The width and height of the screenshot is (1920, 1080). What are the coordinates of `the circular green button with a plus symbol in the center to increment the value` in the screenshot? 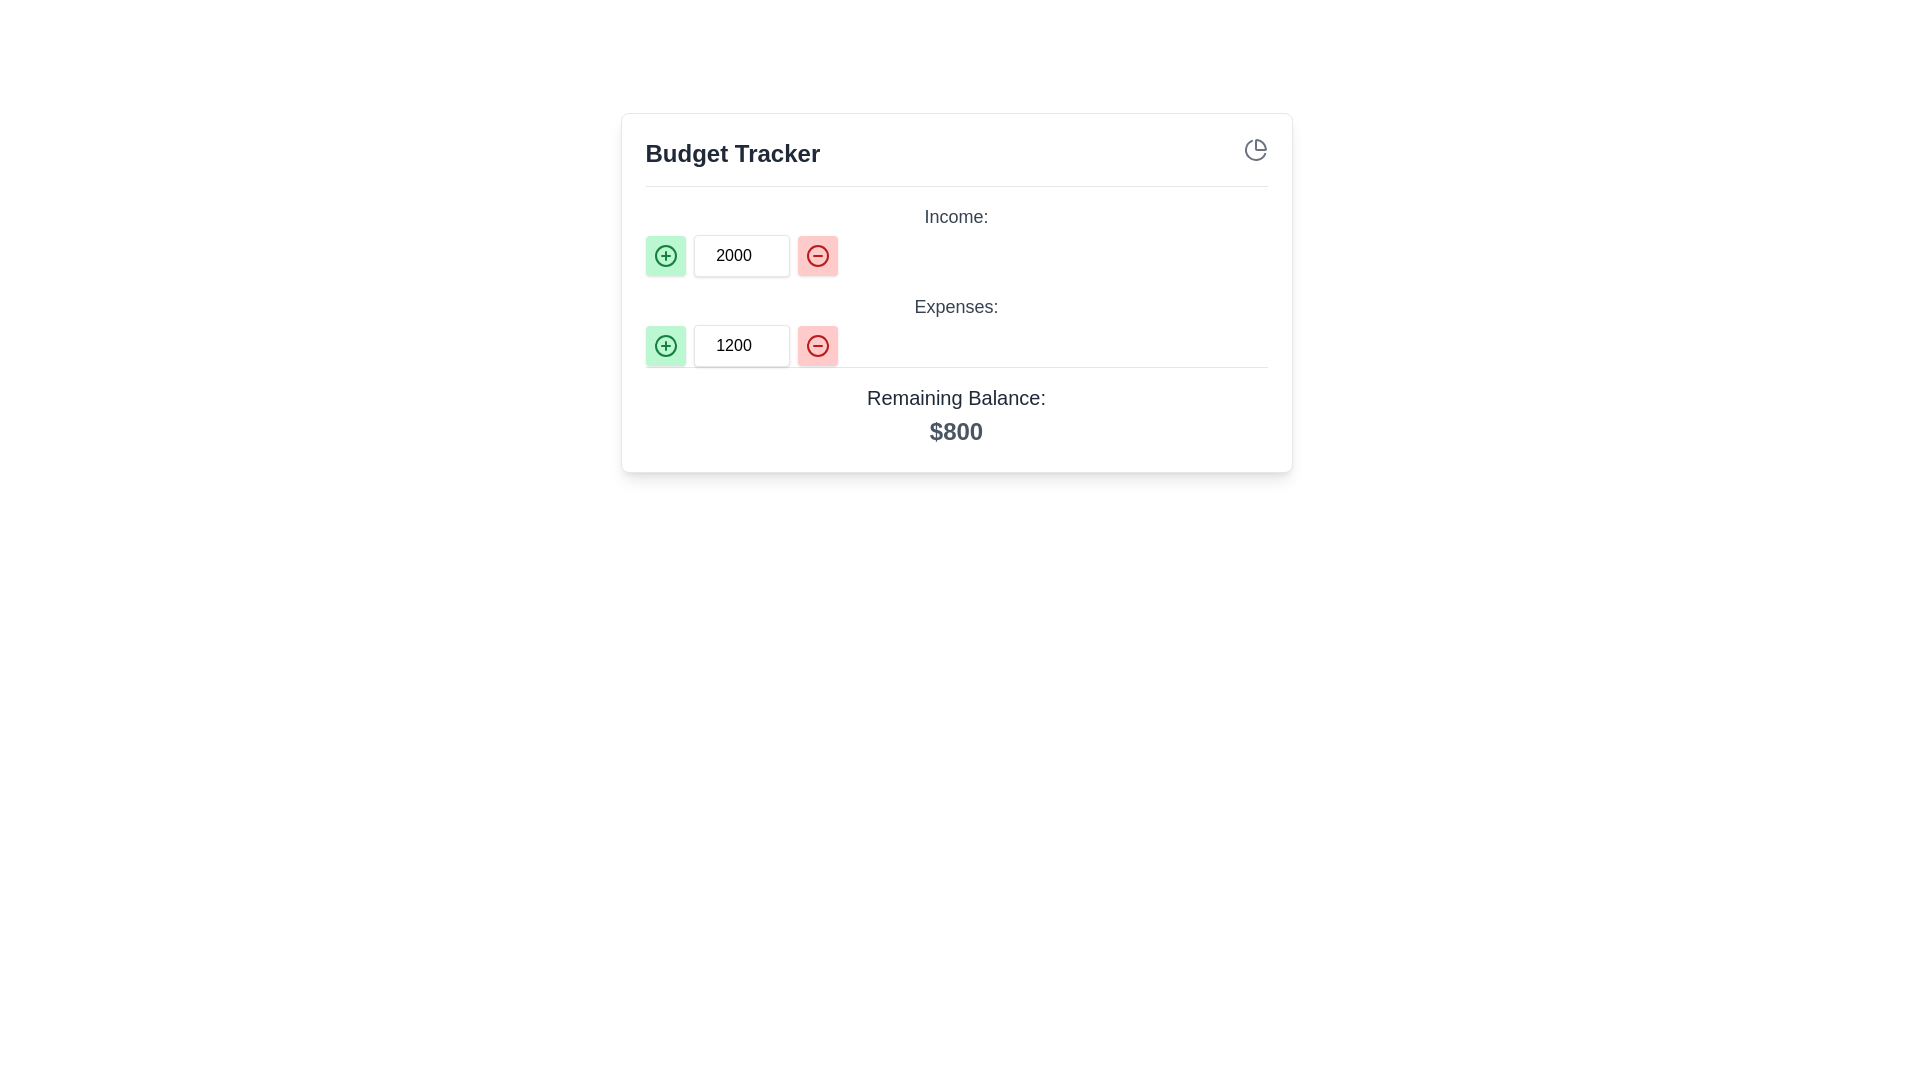 It's located at (665, 254).